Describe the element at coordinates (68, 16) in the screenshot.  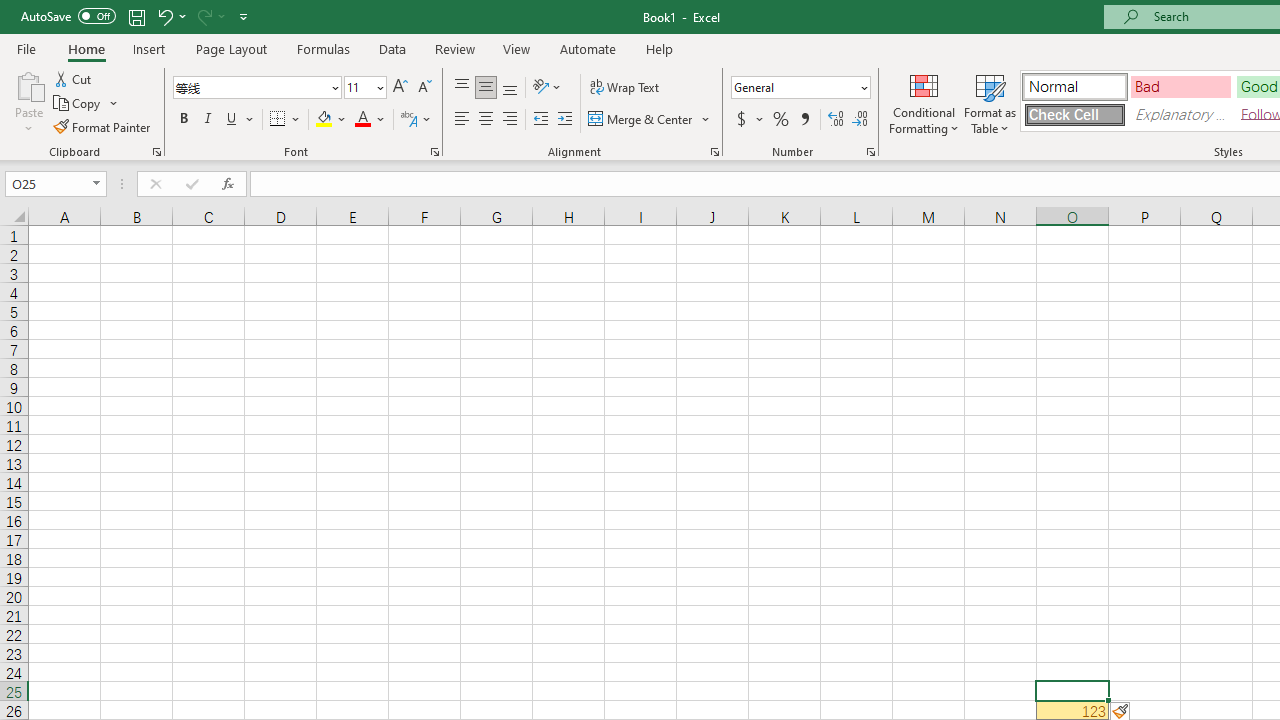
I see `'AutoSave'` at that location.